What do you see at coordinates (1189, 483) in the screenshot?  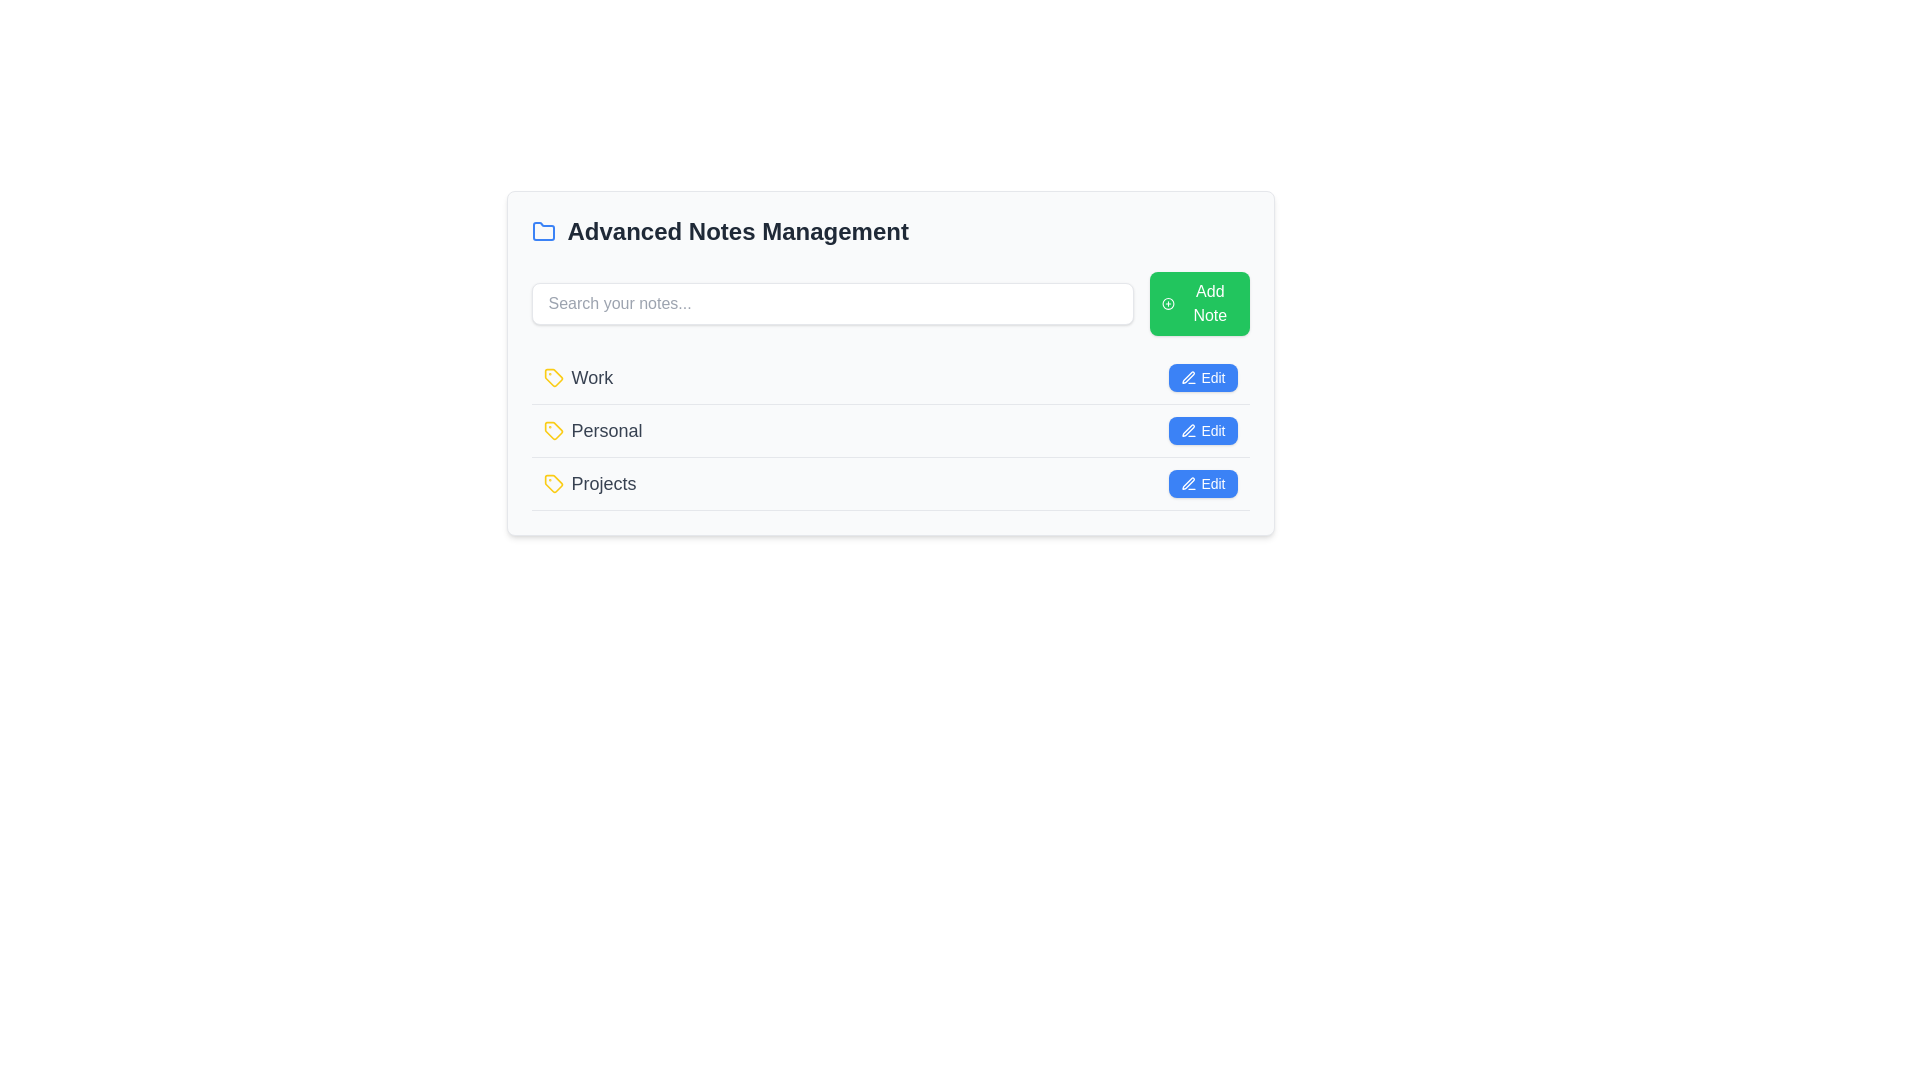 I see `the pen icon within the blue 'Edit' button in the Projects section located at the bottom right of the list` at bounding box center [1189, 483].